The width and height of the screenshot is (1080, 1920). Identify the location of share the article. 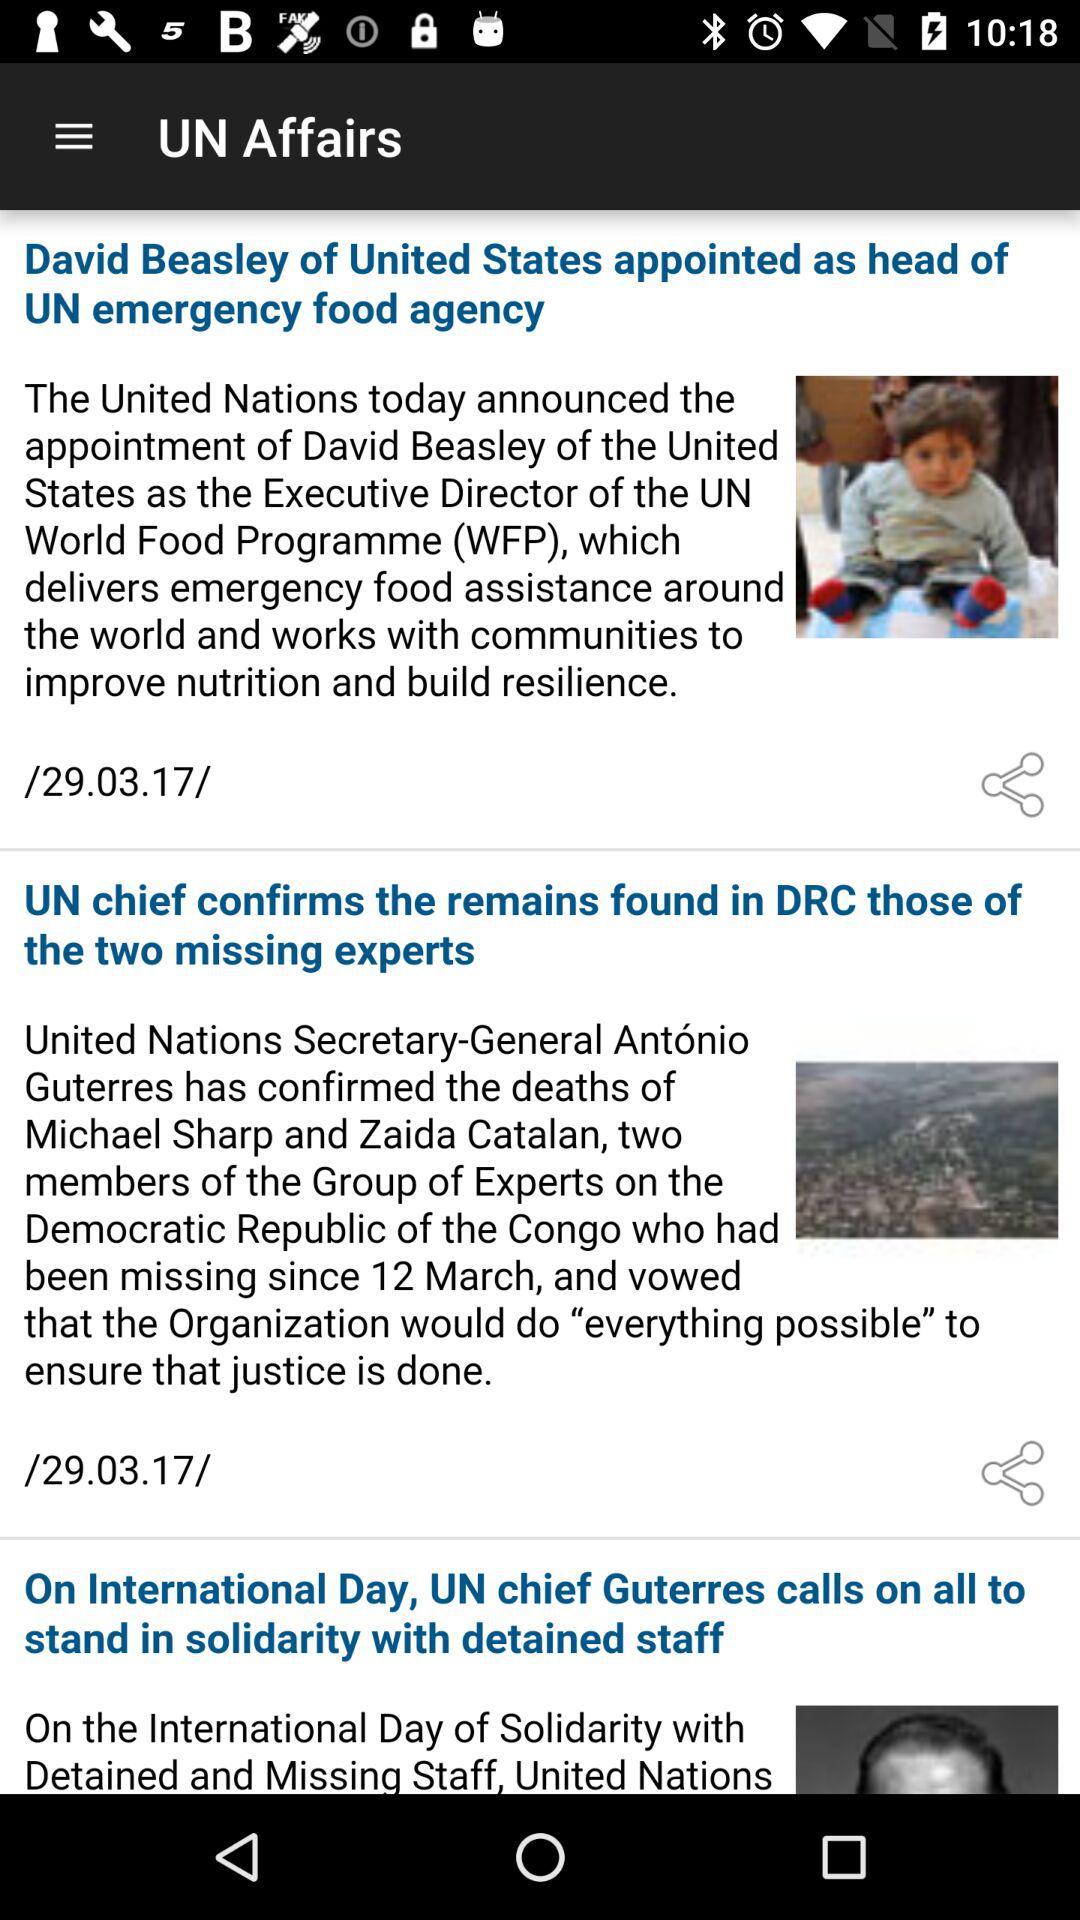
(1017, 1473).